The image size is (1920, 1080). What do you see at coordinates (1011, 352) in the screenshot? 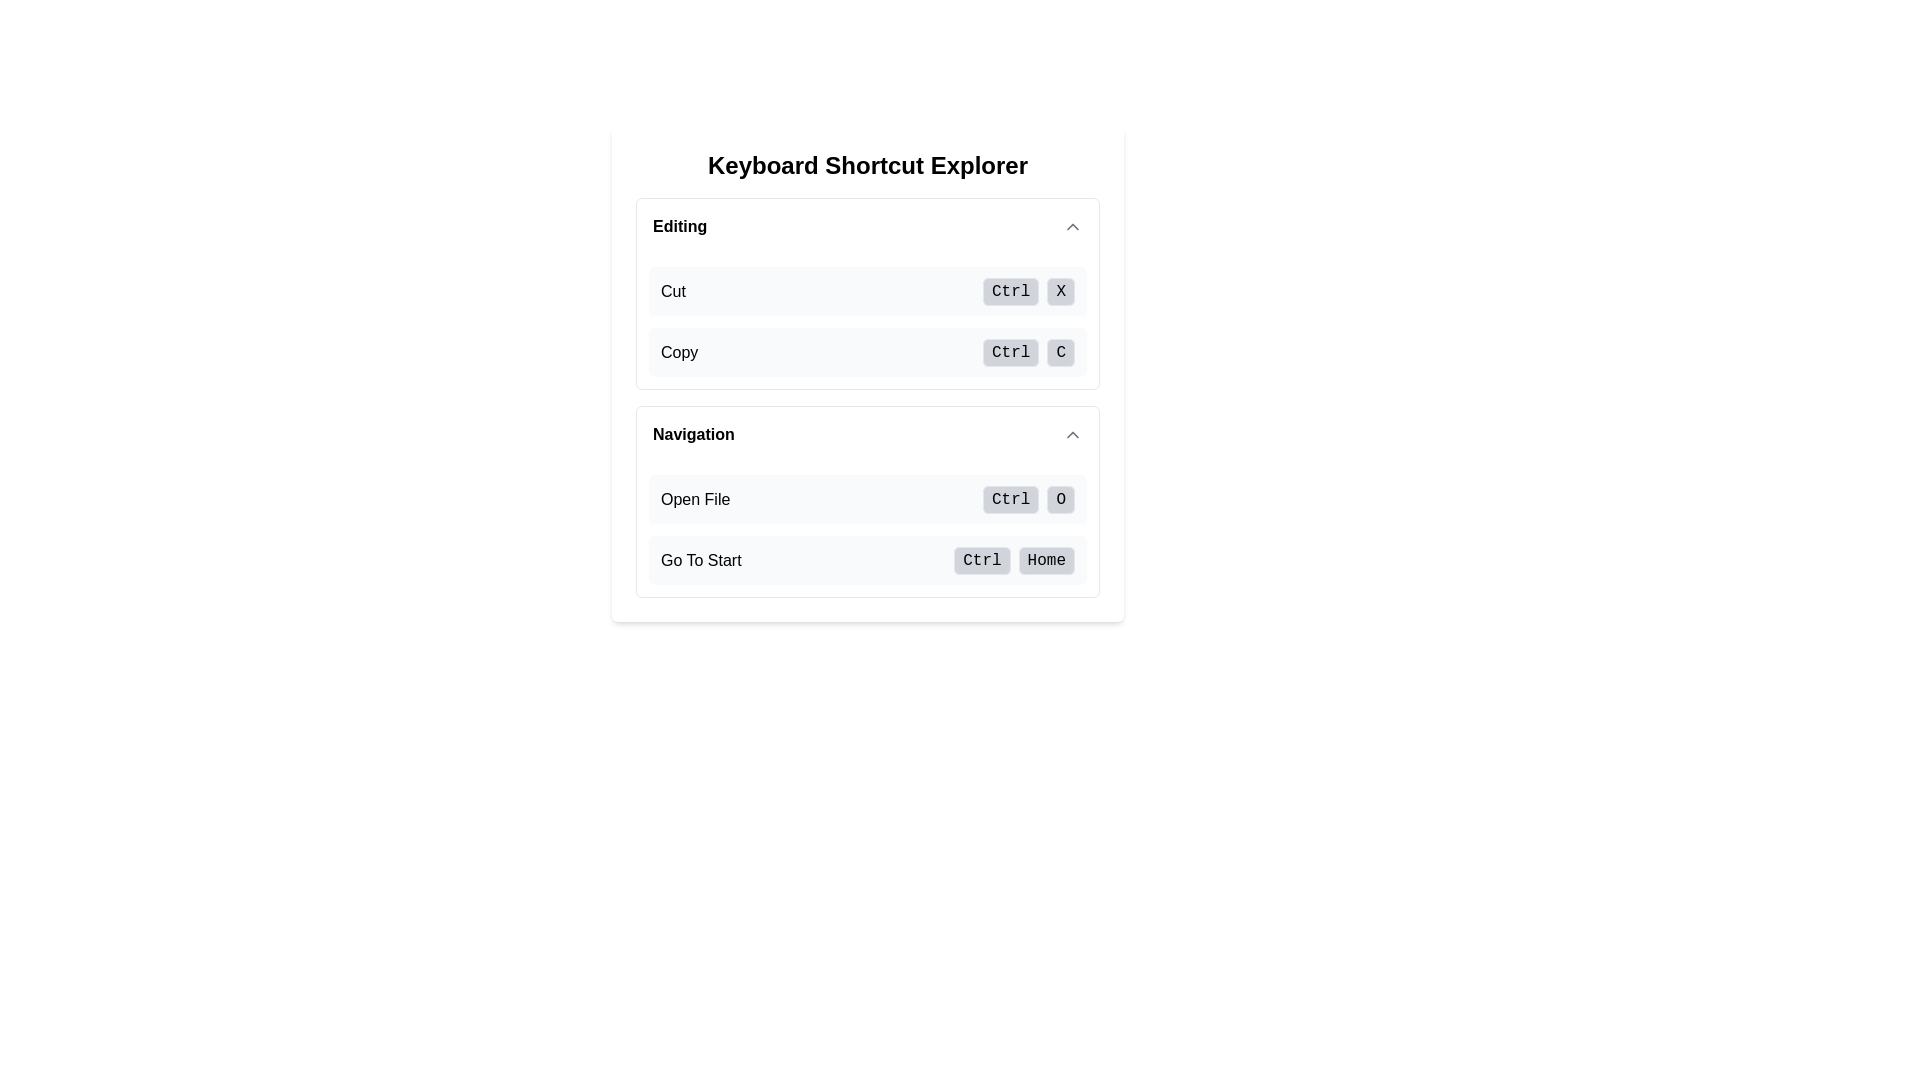
I see `the 'Ctrl' key label in the 'Copy' action row of the 'Editing' section within the keyboard shortcut explorer interface` at bounding box center [1011, 352].